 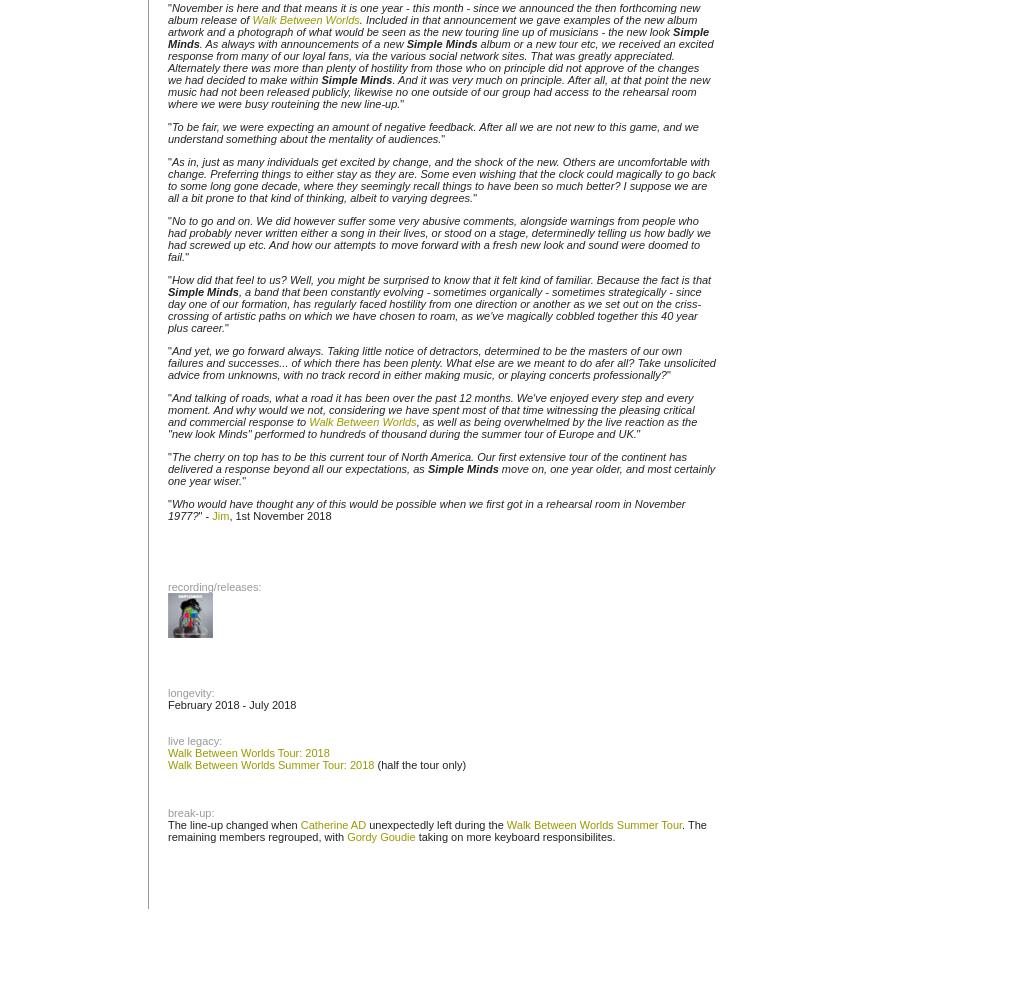 What do you see at coordinates (433, 133) in the screenshot?
I see `'To be fair, we were expecting an amount of negative feedback. After all we are not new to this game, and
we understand something about the mentality of audiences.'` at bounding box center [433, 133].